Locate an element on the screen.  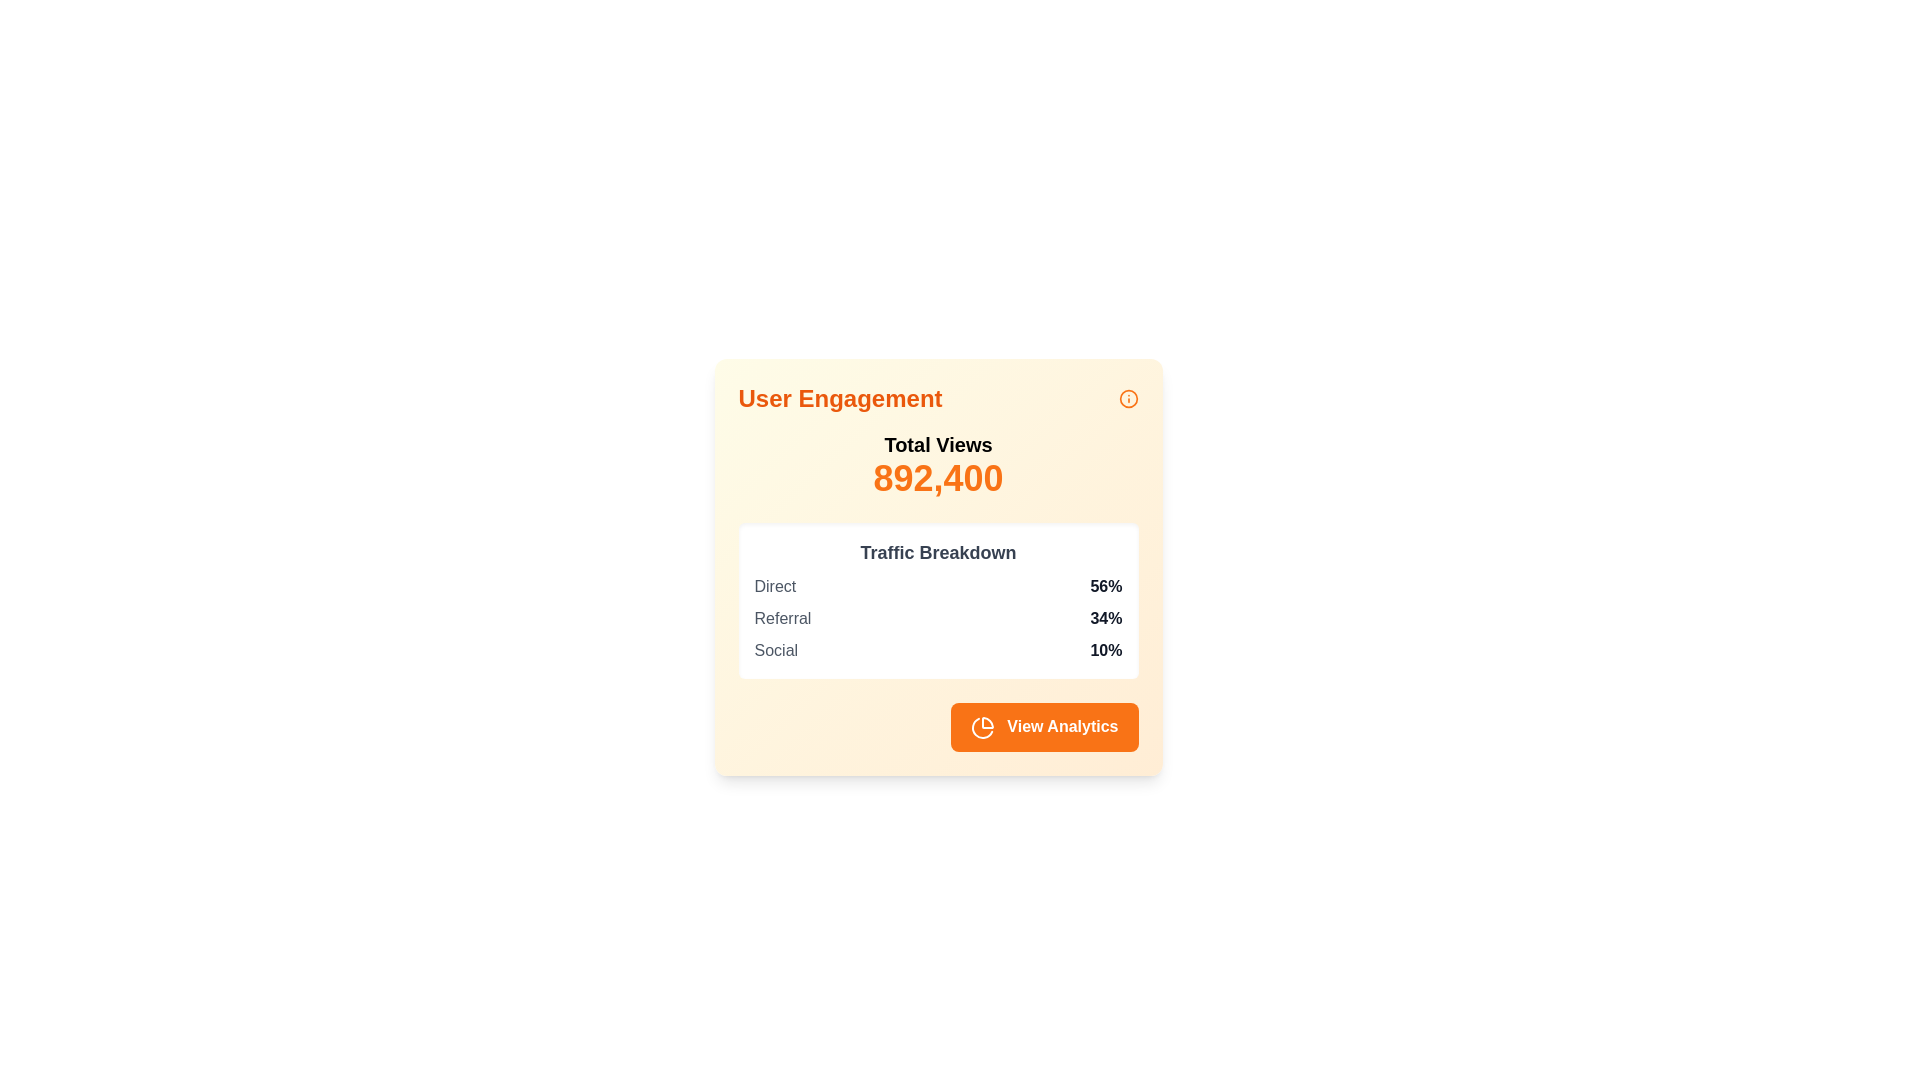
the 'Total Views' statistical display element, which features a bold title and a large orange numerical value, located below the 'User Engagement' title and above the 'Traffic Breakdown' section is located at coordinates (937, 465).